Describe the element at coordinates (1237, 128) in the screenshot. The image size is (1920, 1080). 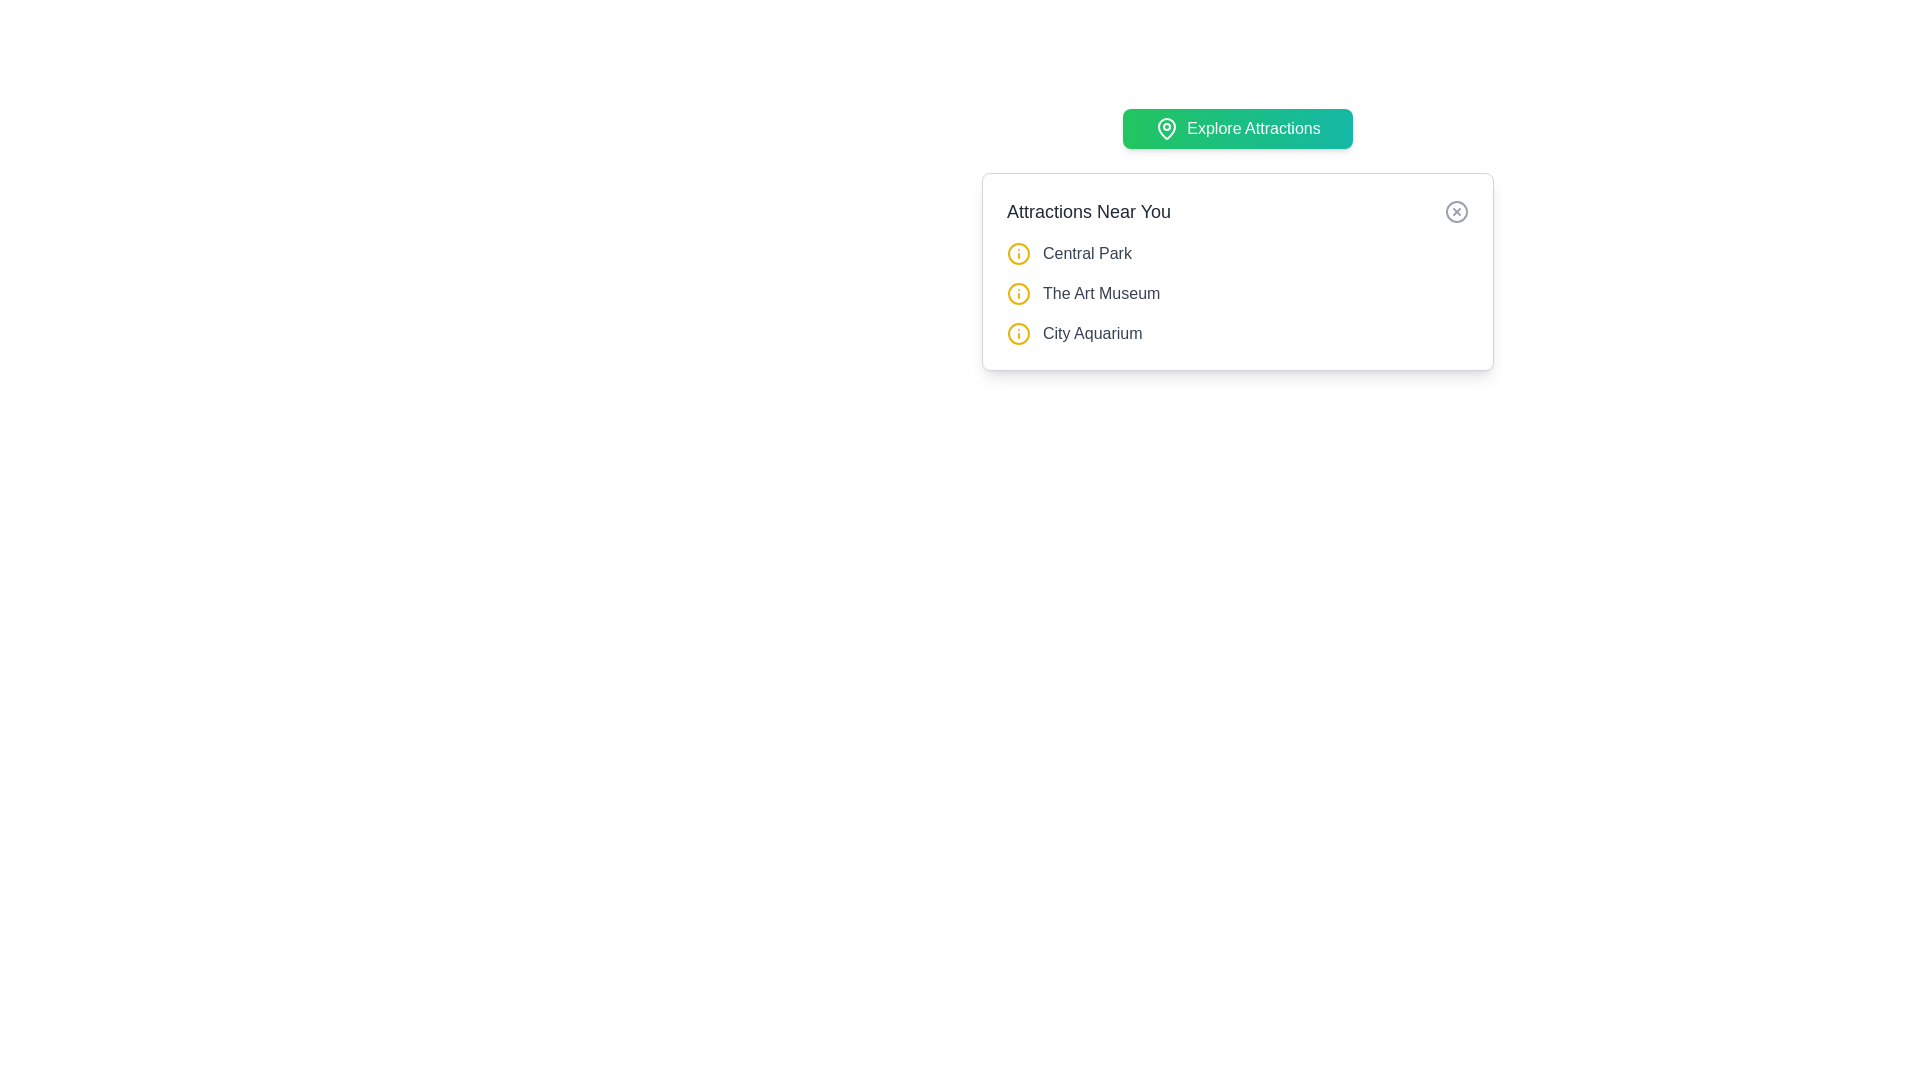
I see `the rectangular button with rounded corners and a gradient background labeled 'Explore Attractions'` at that location.